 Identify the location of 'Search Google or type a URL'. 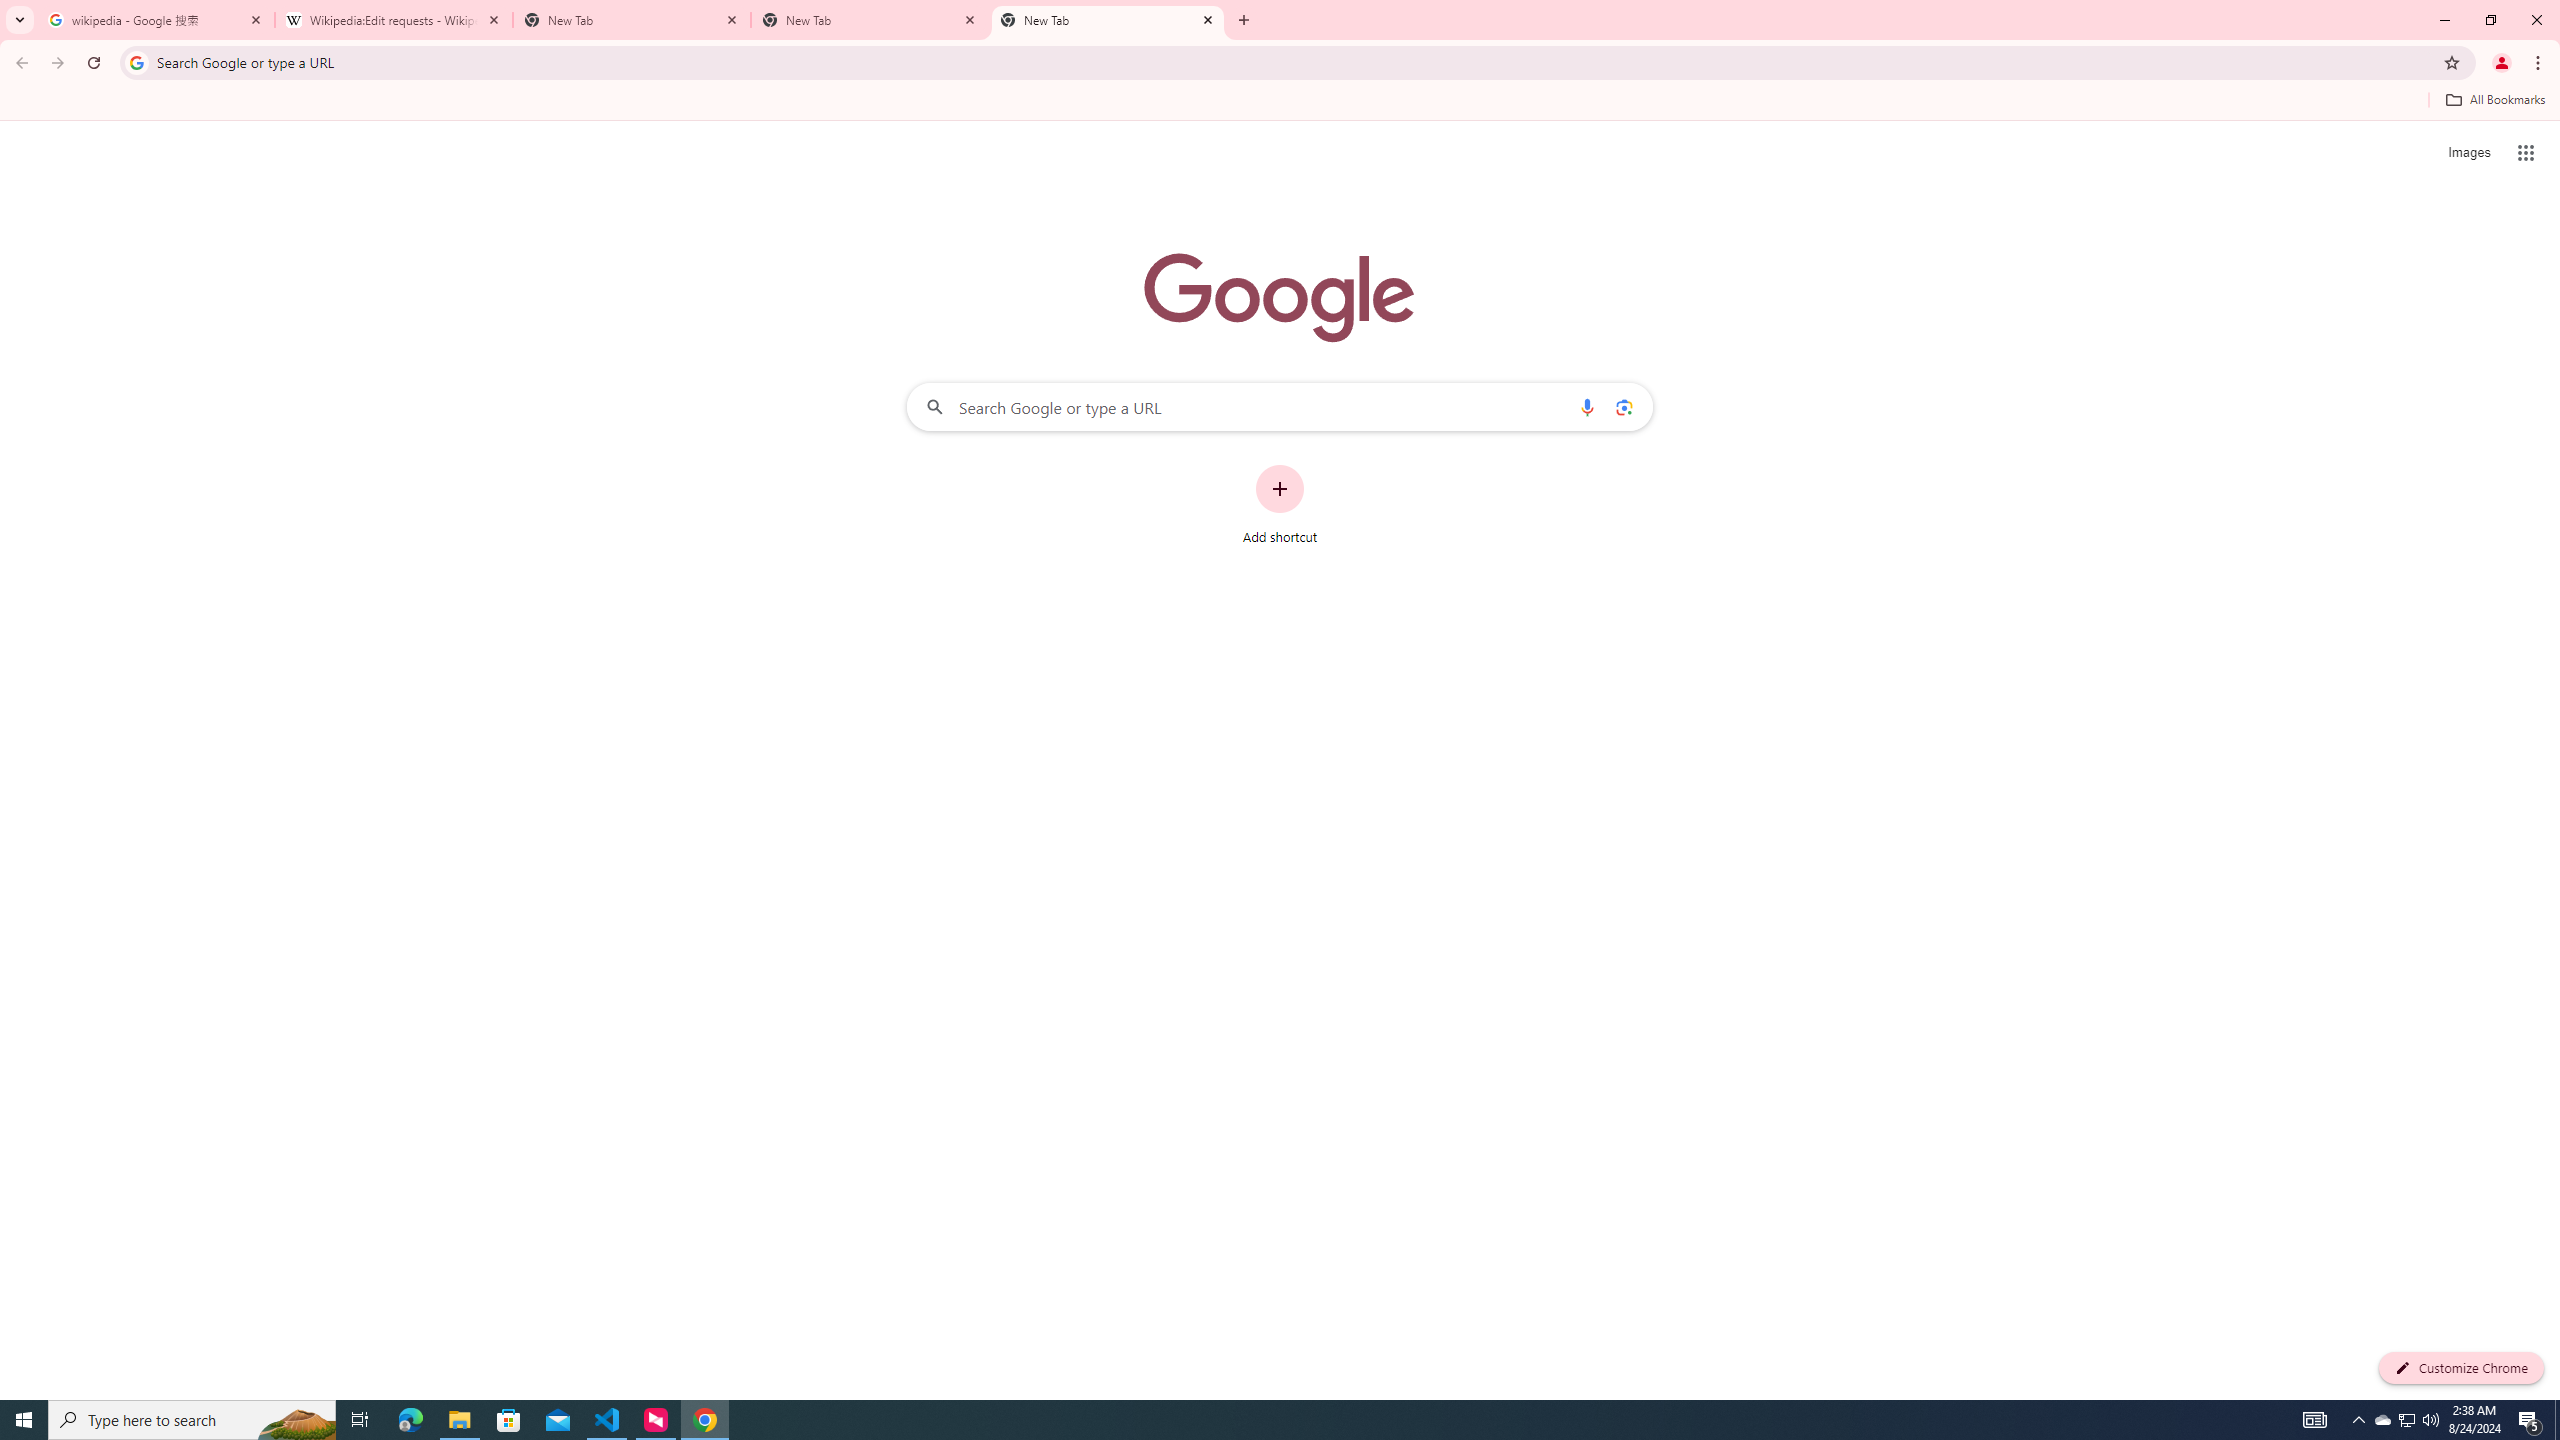
(1280, 405).